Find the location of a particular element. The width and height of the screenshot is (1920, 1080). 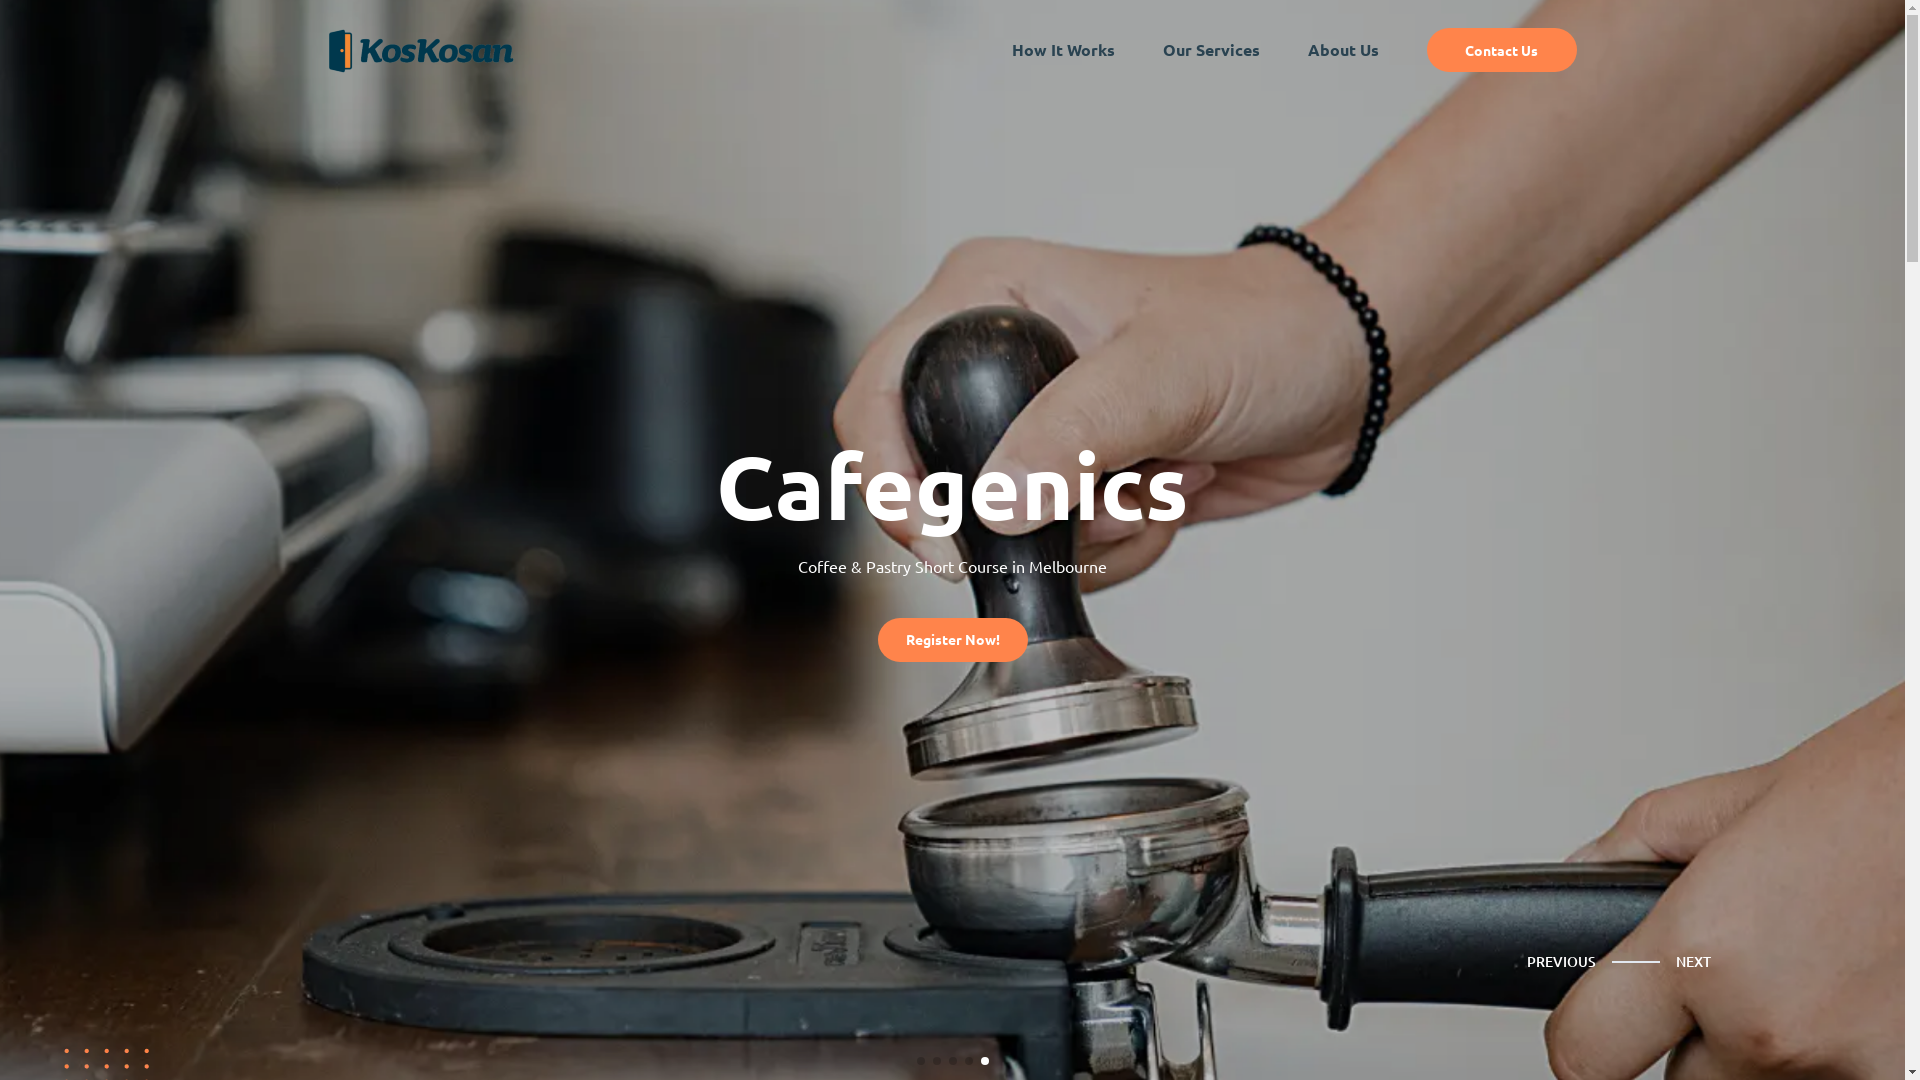

'Our Services' is located at coordinates (1209, 49).